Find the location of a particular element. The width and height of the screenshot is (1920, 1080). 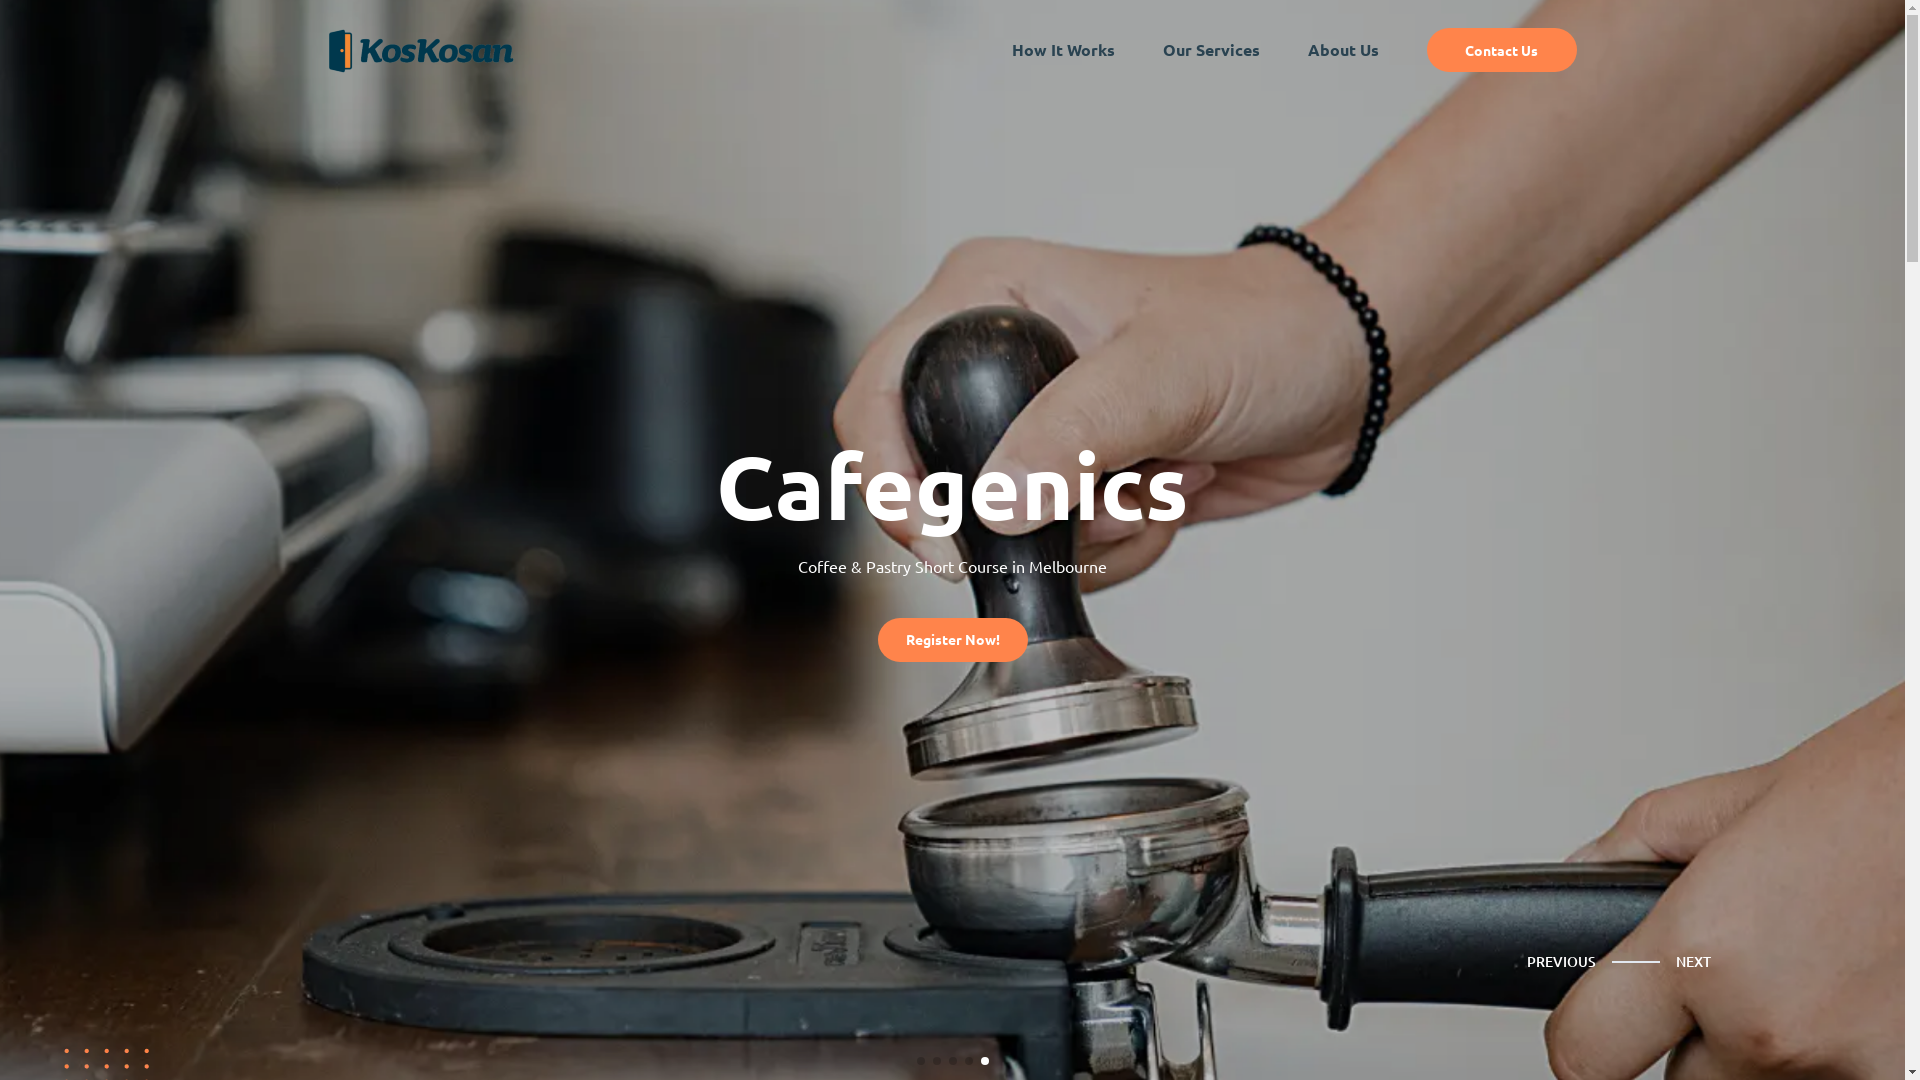

'Our Services' is located at coordinates (1209, 49).